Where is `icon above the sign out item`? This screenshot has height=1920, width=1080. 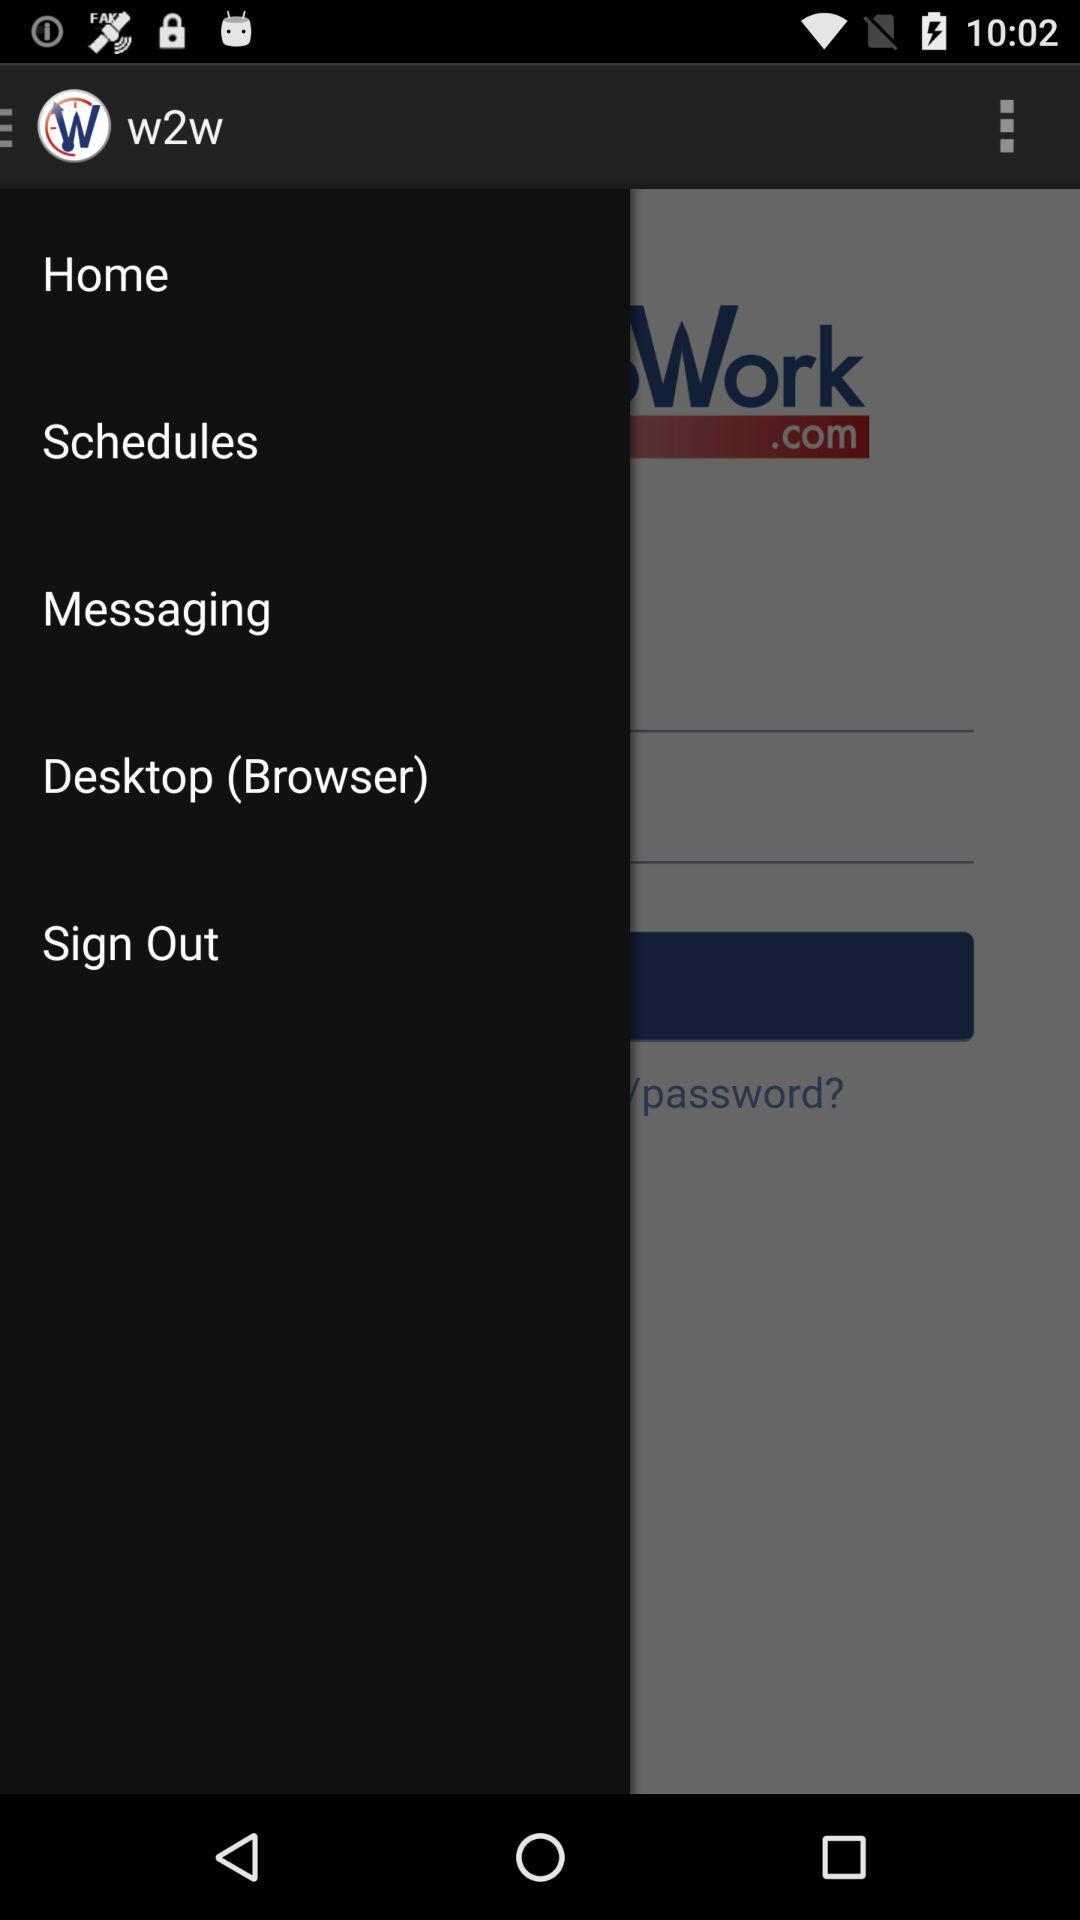 icon above the sign out item is located at coordinates (315, 773).